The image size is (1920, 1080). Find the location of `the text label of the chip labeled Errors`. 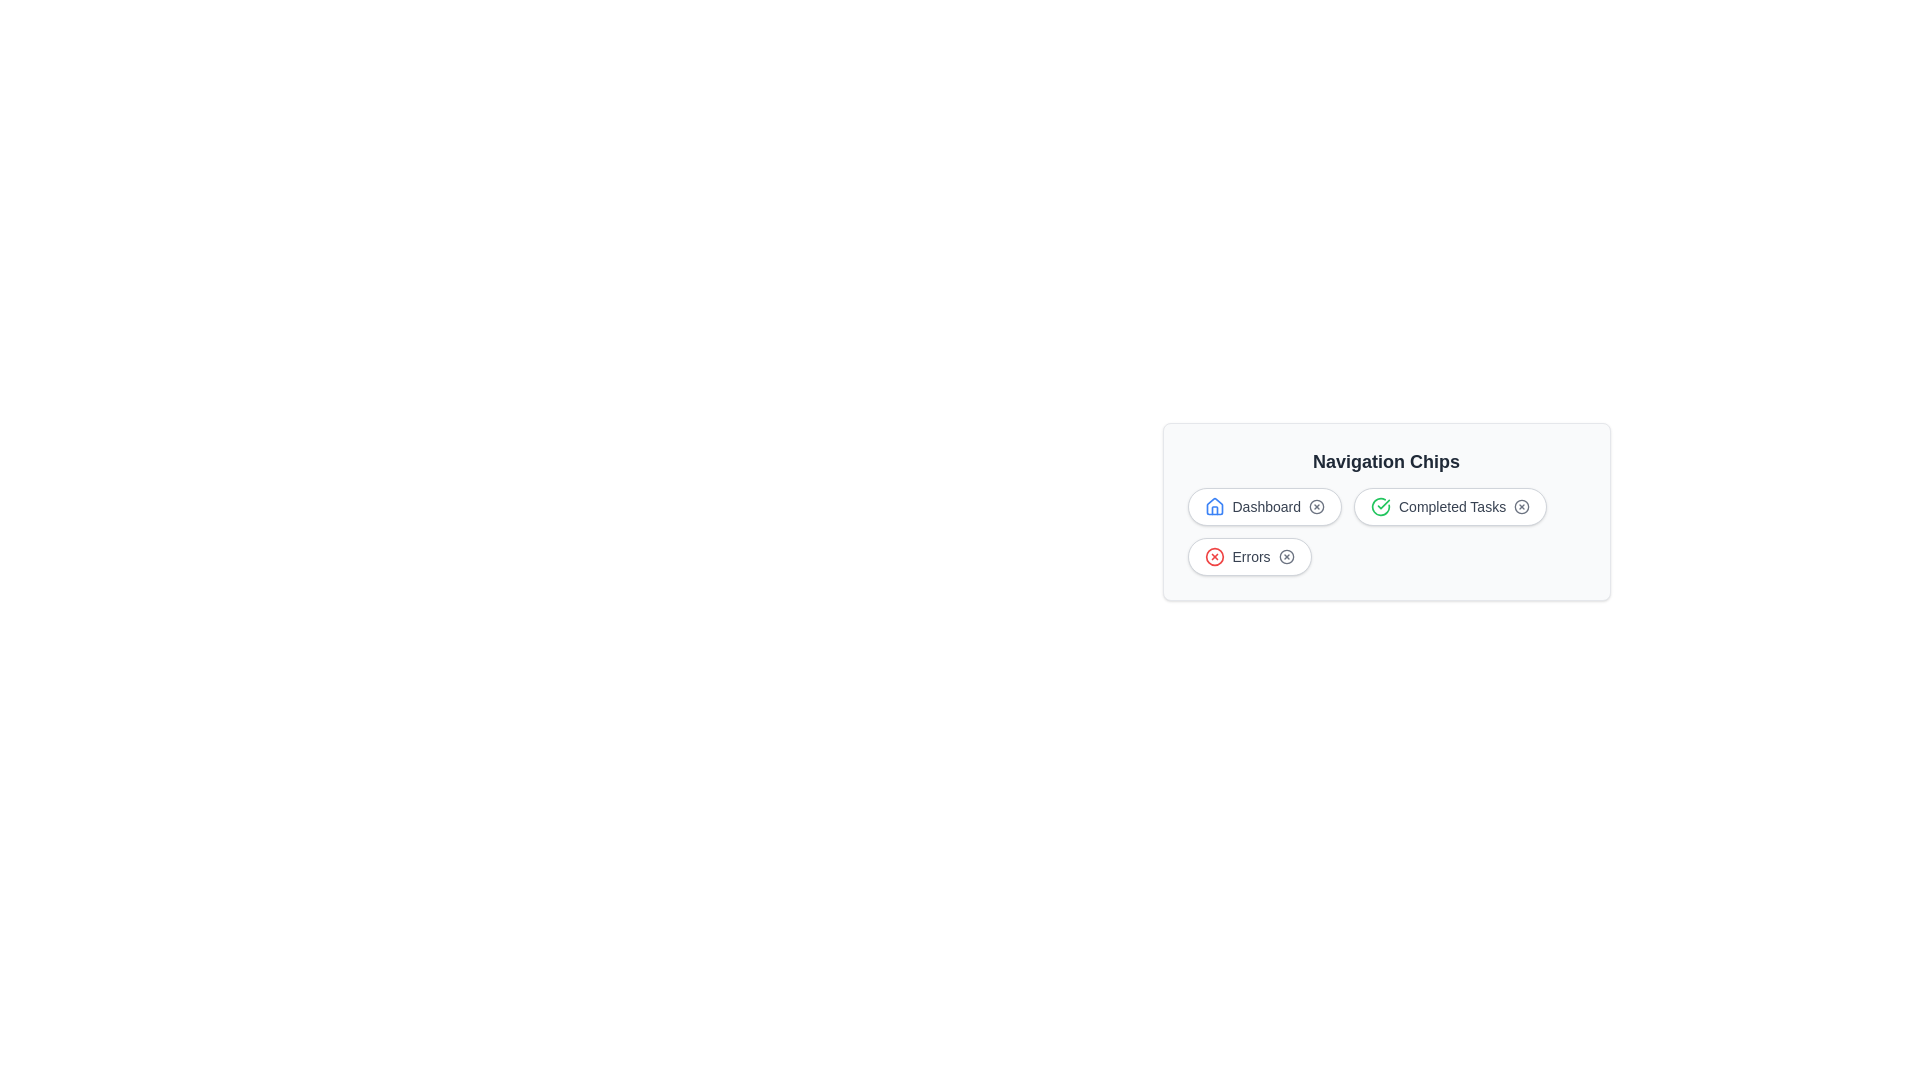

the text label of the chip labeled Errors is located at coordinates (1248, 556).